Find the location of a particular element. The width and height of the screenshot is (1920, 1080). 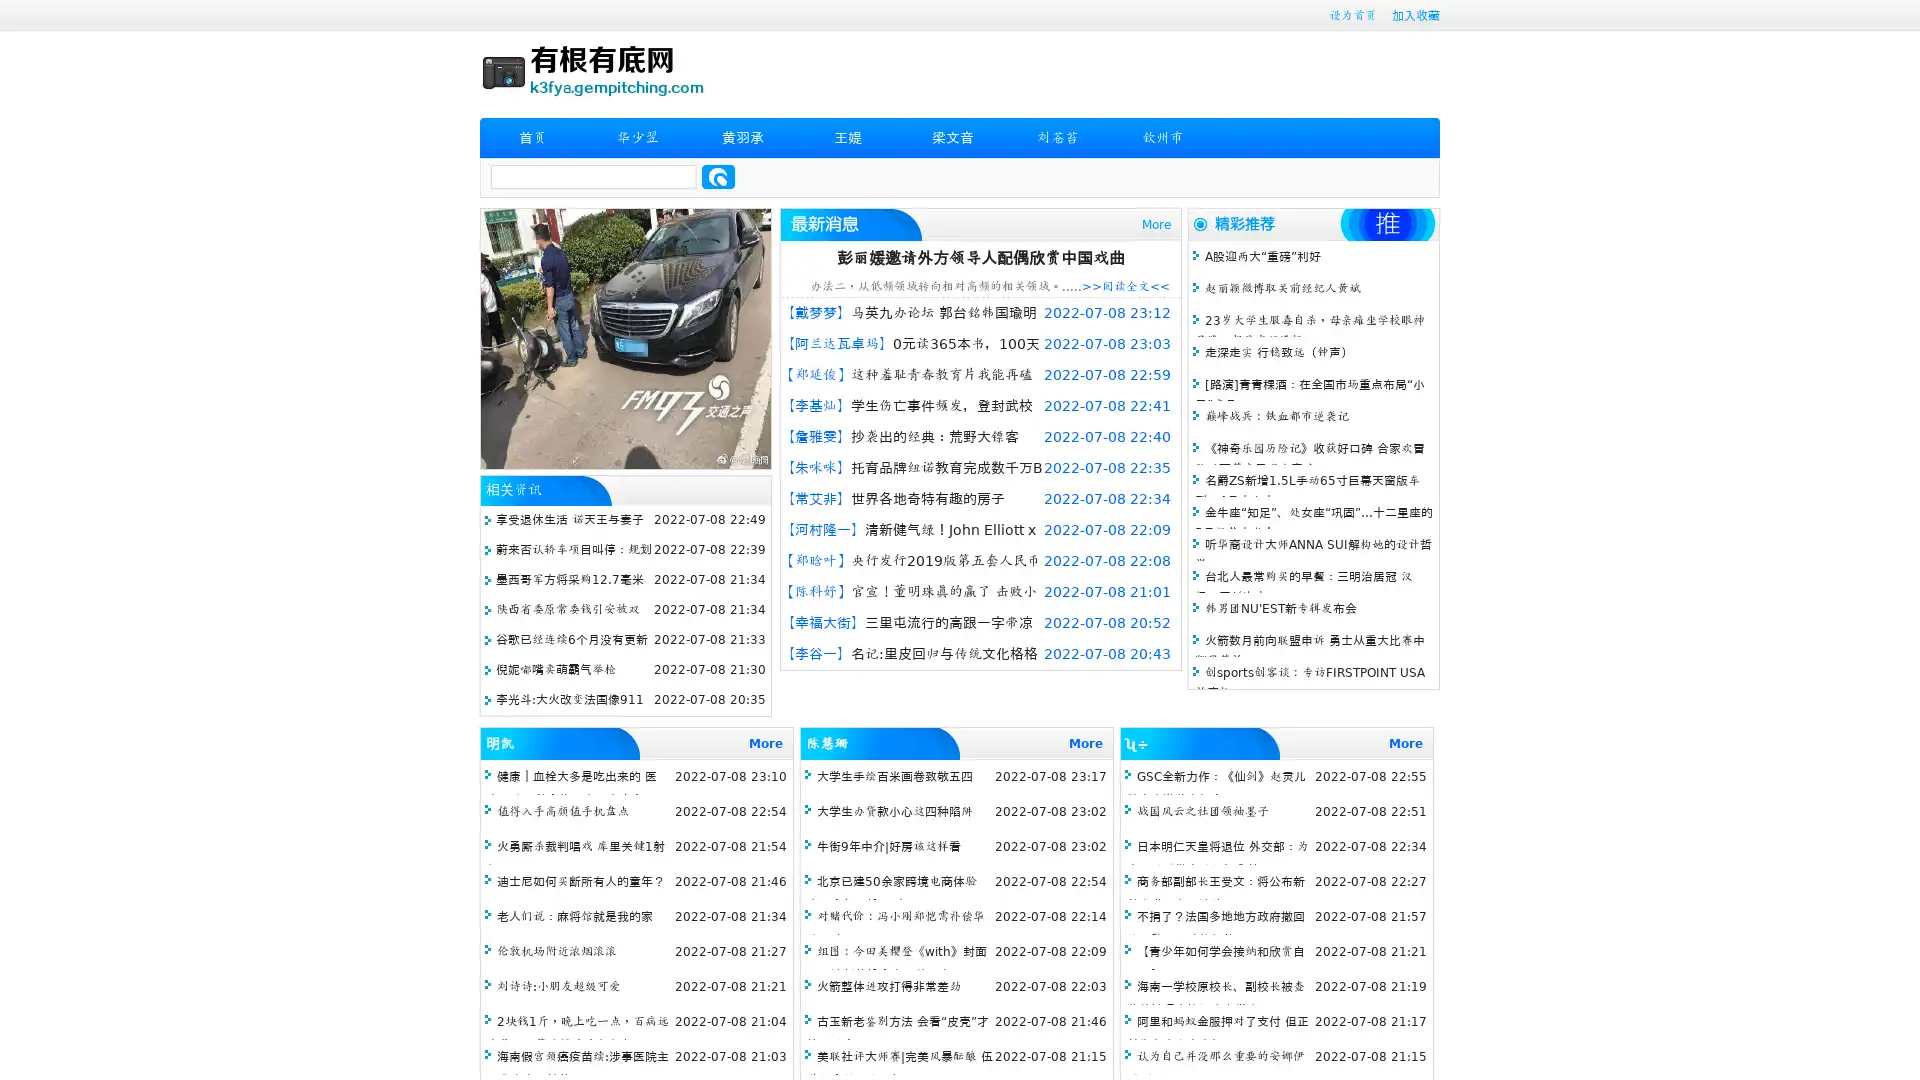

Search is located at coordinates (718, 176).